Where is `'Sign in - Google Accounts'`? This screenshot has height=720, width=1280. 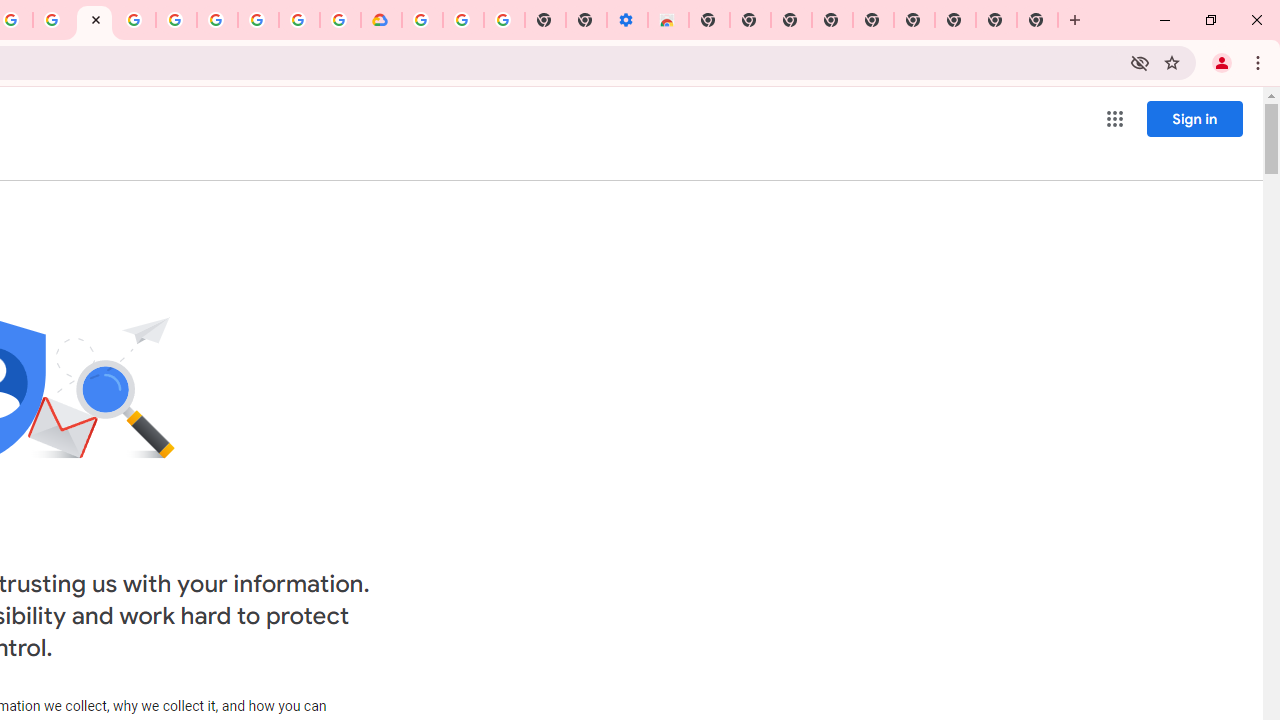 'Sign in - Google Accounts' is located at coordinates (176, 20).